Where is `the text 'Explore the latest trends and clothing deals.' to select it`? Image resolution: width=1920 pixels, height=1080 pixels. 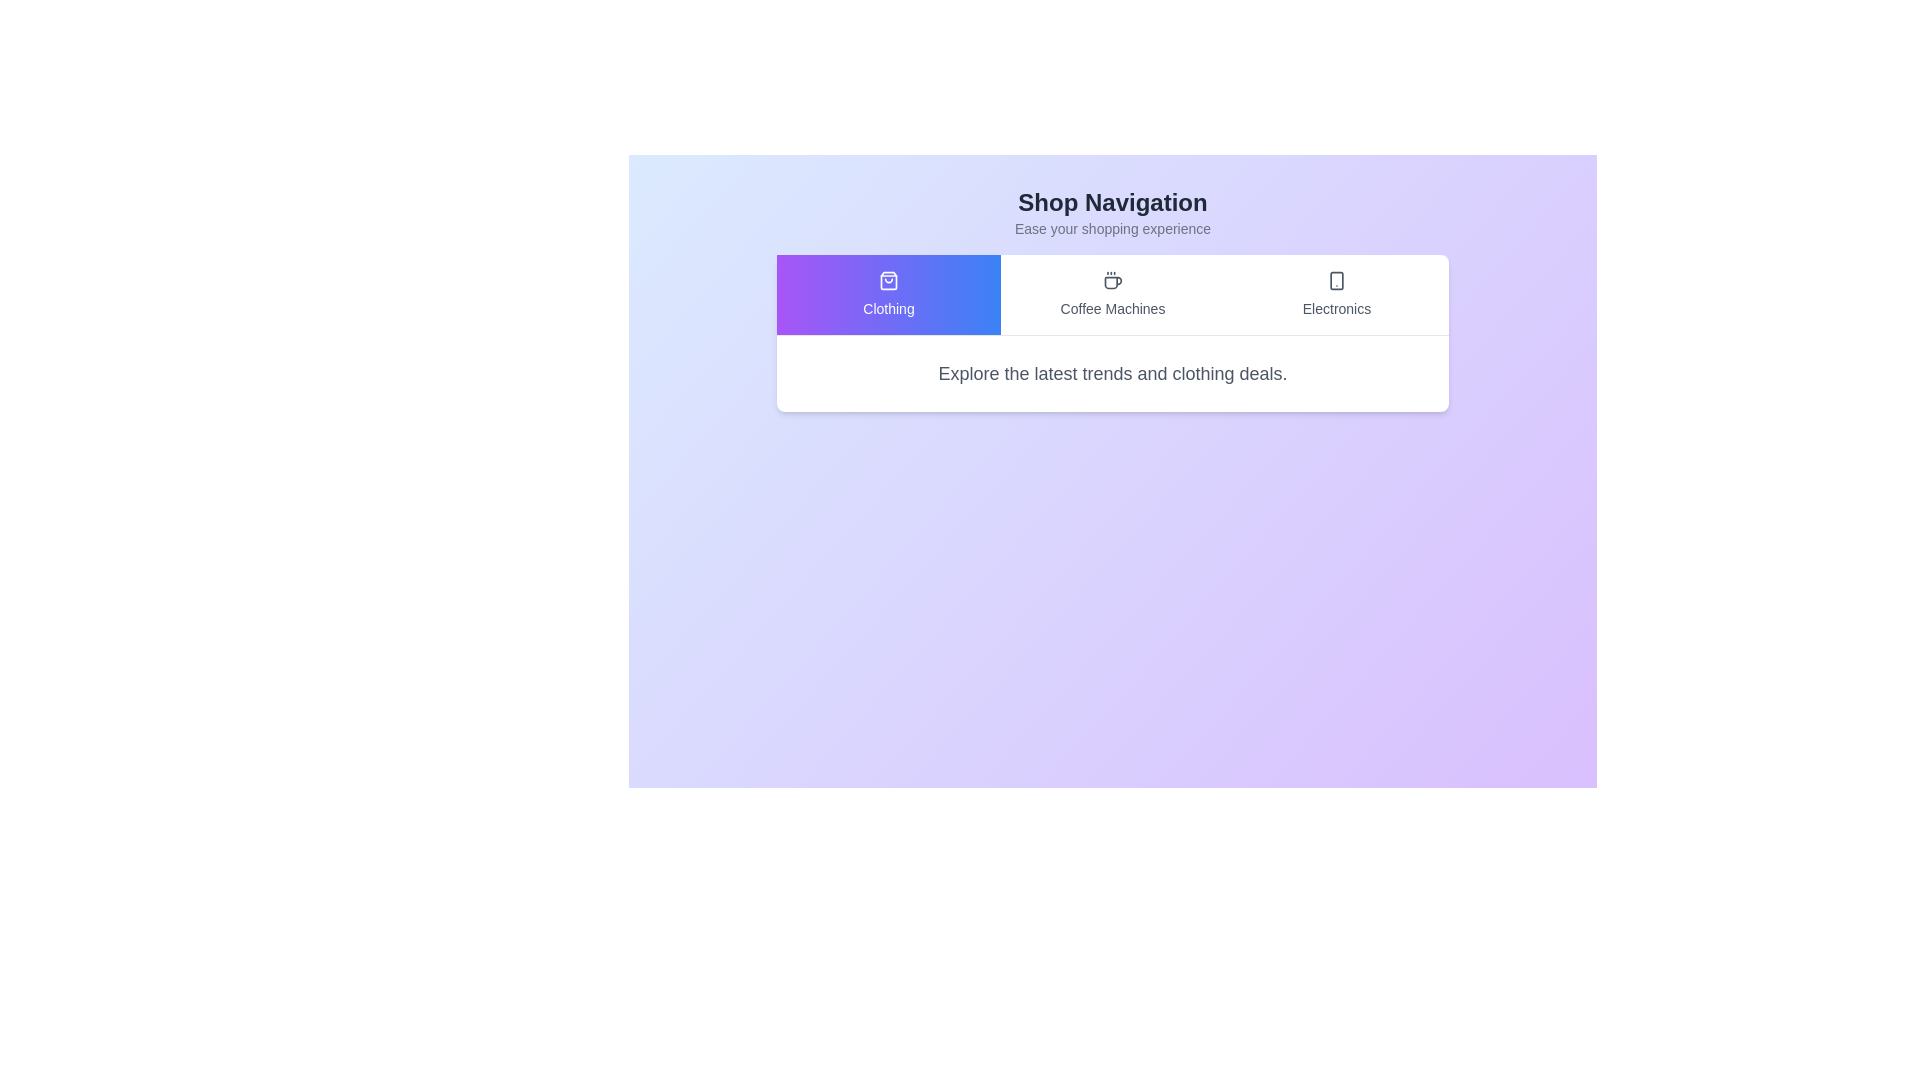
the text 'Explore the latest trends and clothing deals.' to select it is located at coordinates (1112, 374).